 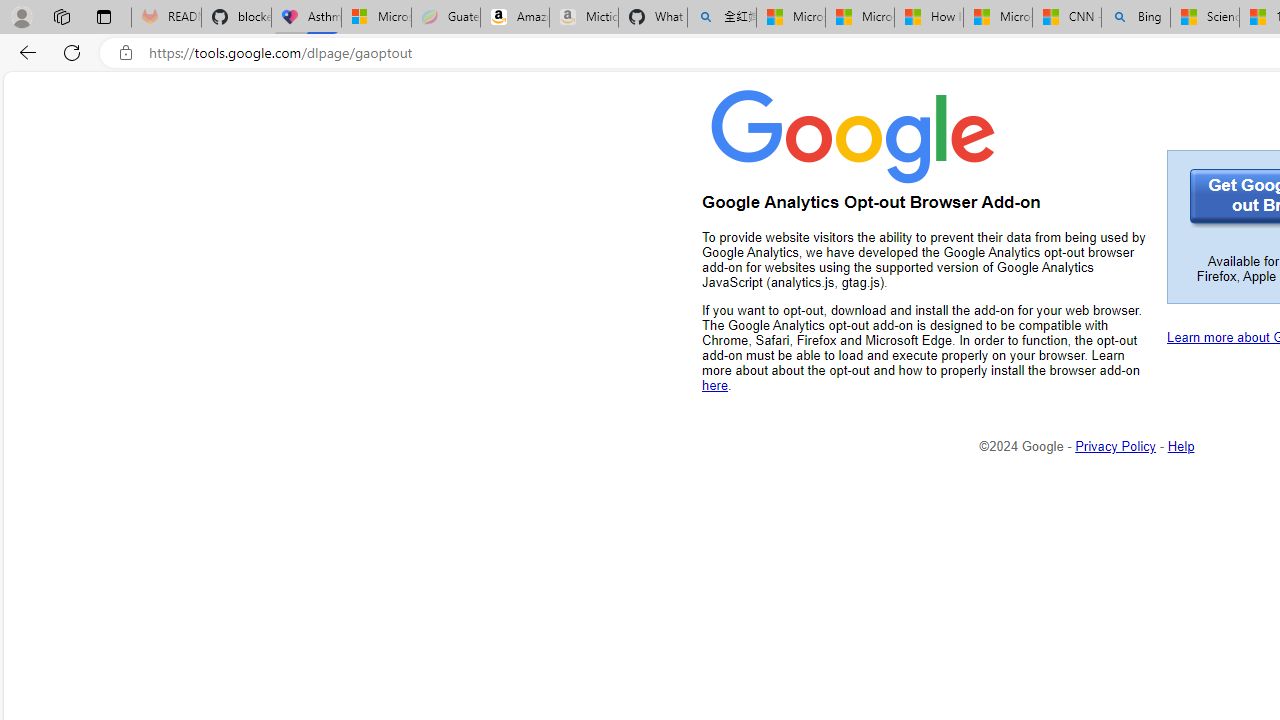 What do you see at coordinates (1115, 445) in the screenshot?
I see `'Privacy Policy'` at bounding box center [1115, 445].